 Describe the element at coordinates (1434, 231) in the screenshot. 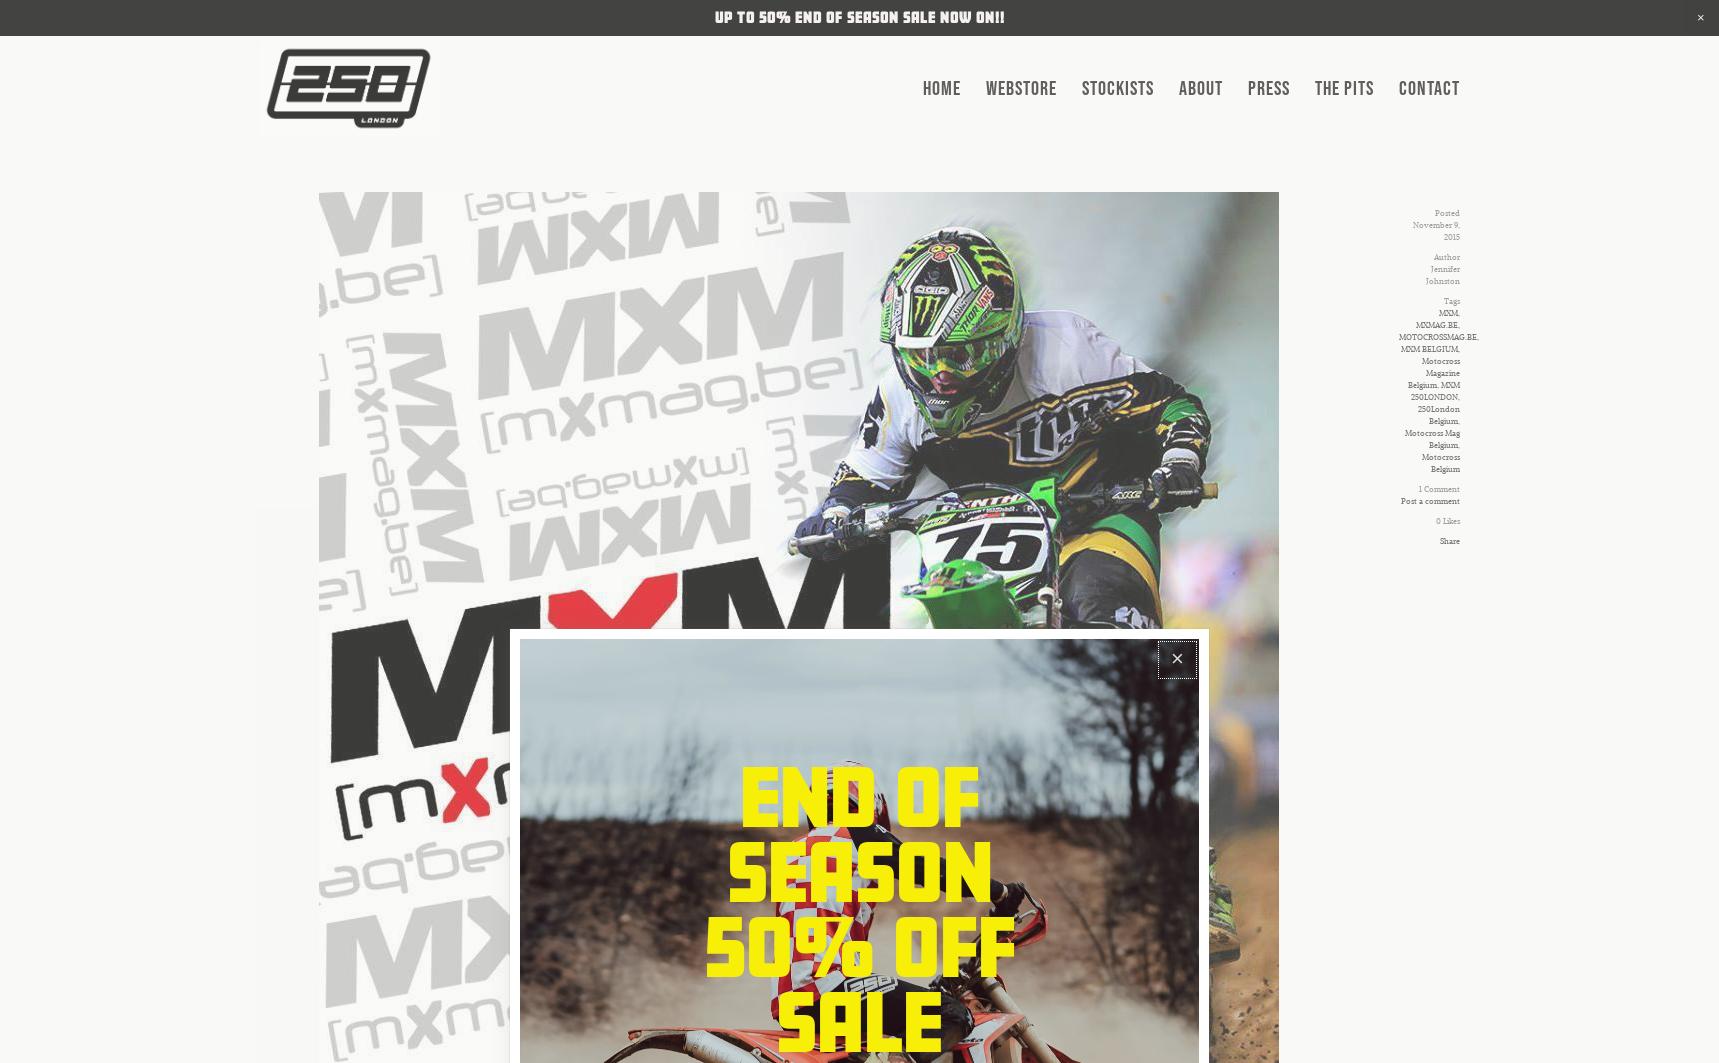

I see `'November  9, 2015'` at that location.